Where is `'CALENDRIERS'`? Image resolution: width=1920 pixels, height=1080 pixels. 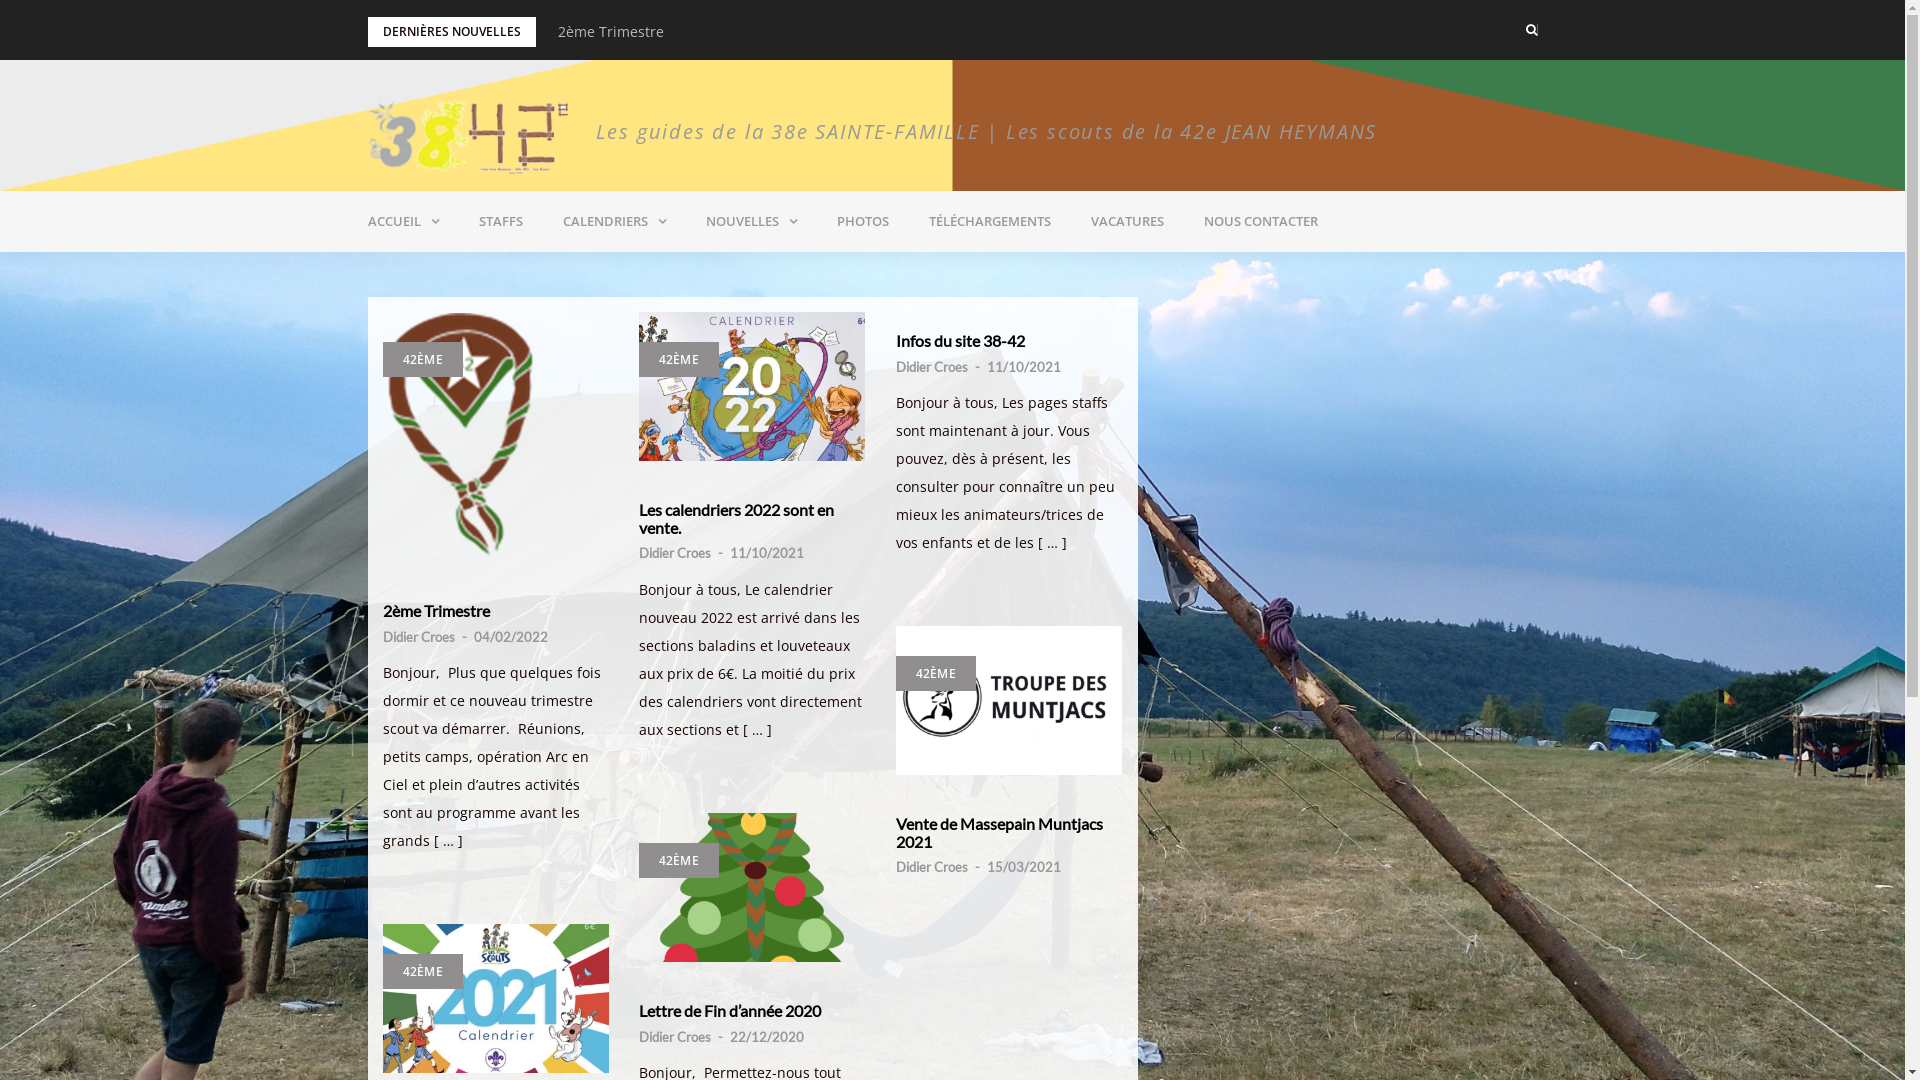 'CALENDRIERS' is located at coordinates (612, 221).